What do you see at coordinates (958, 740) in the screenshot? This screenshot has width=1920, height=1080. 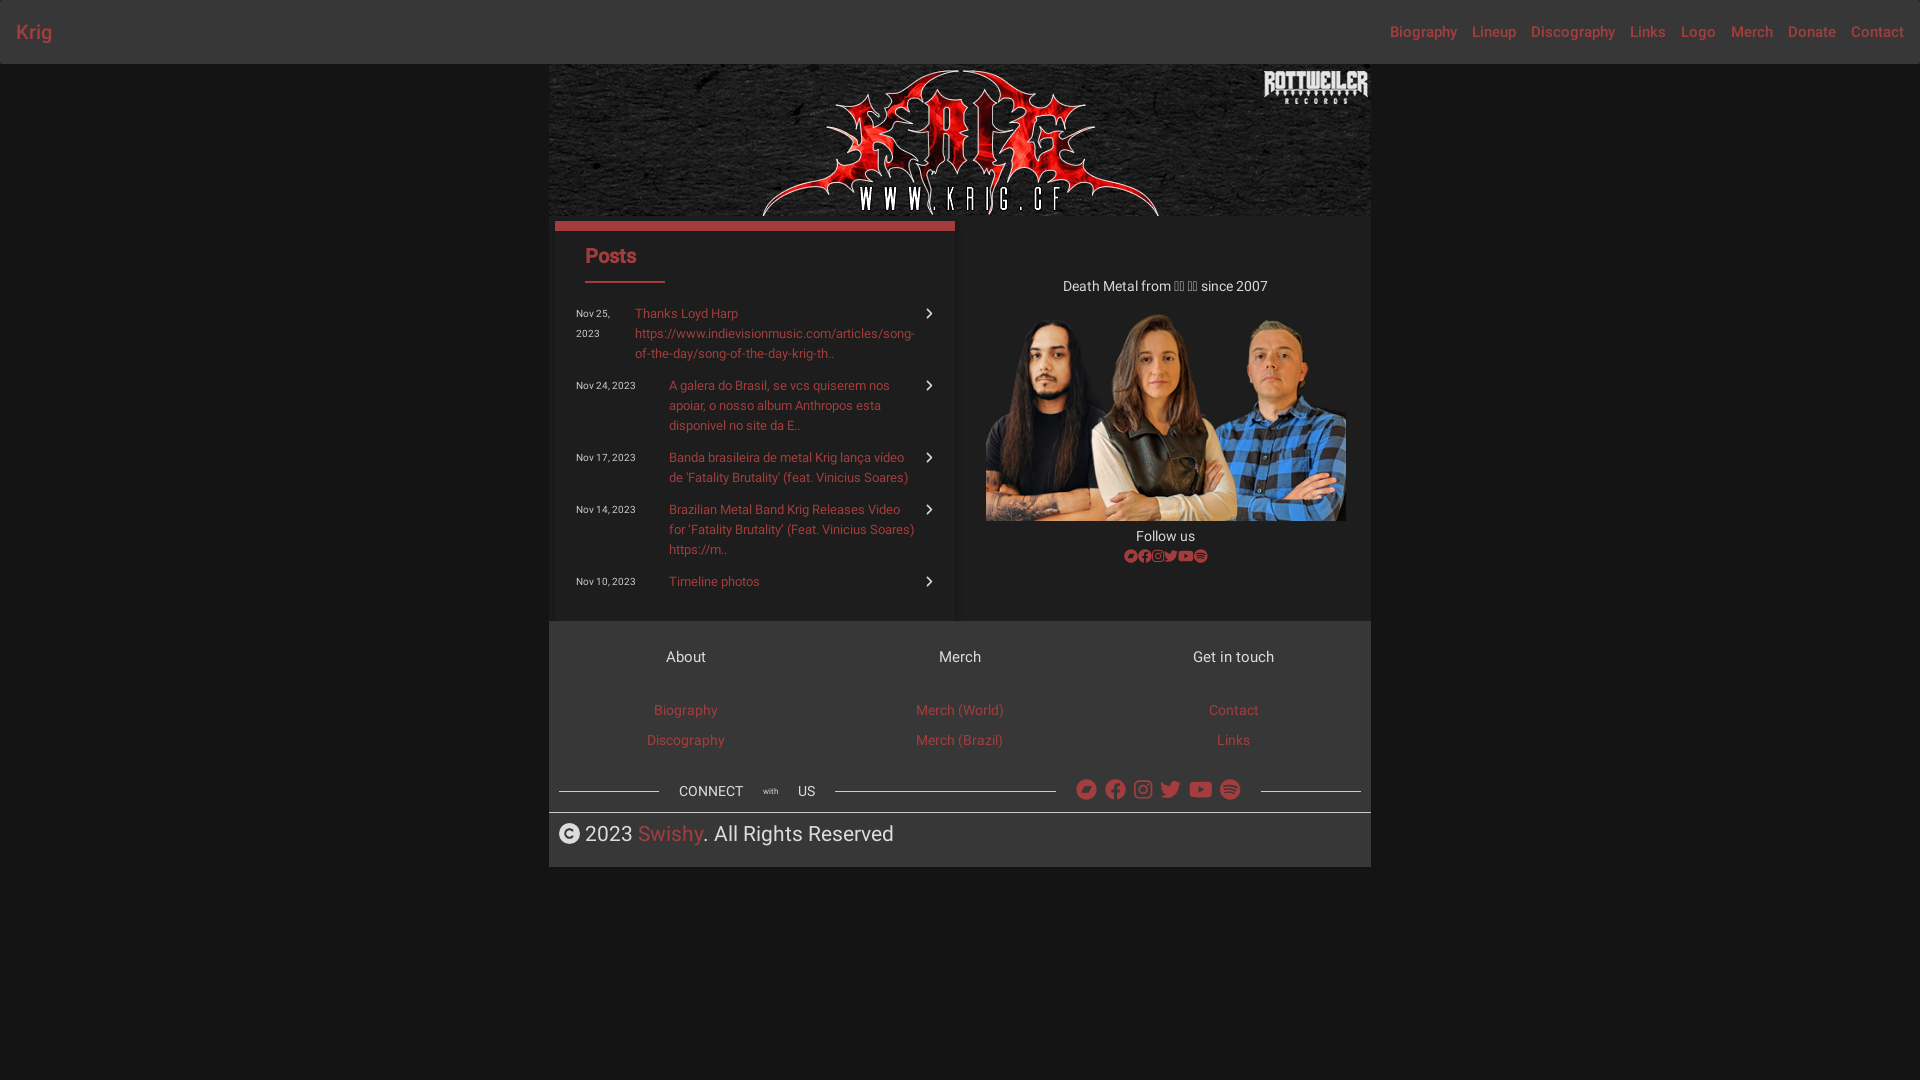 I see `'Merch (Brazil)'` at bounding box center [958, 740].